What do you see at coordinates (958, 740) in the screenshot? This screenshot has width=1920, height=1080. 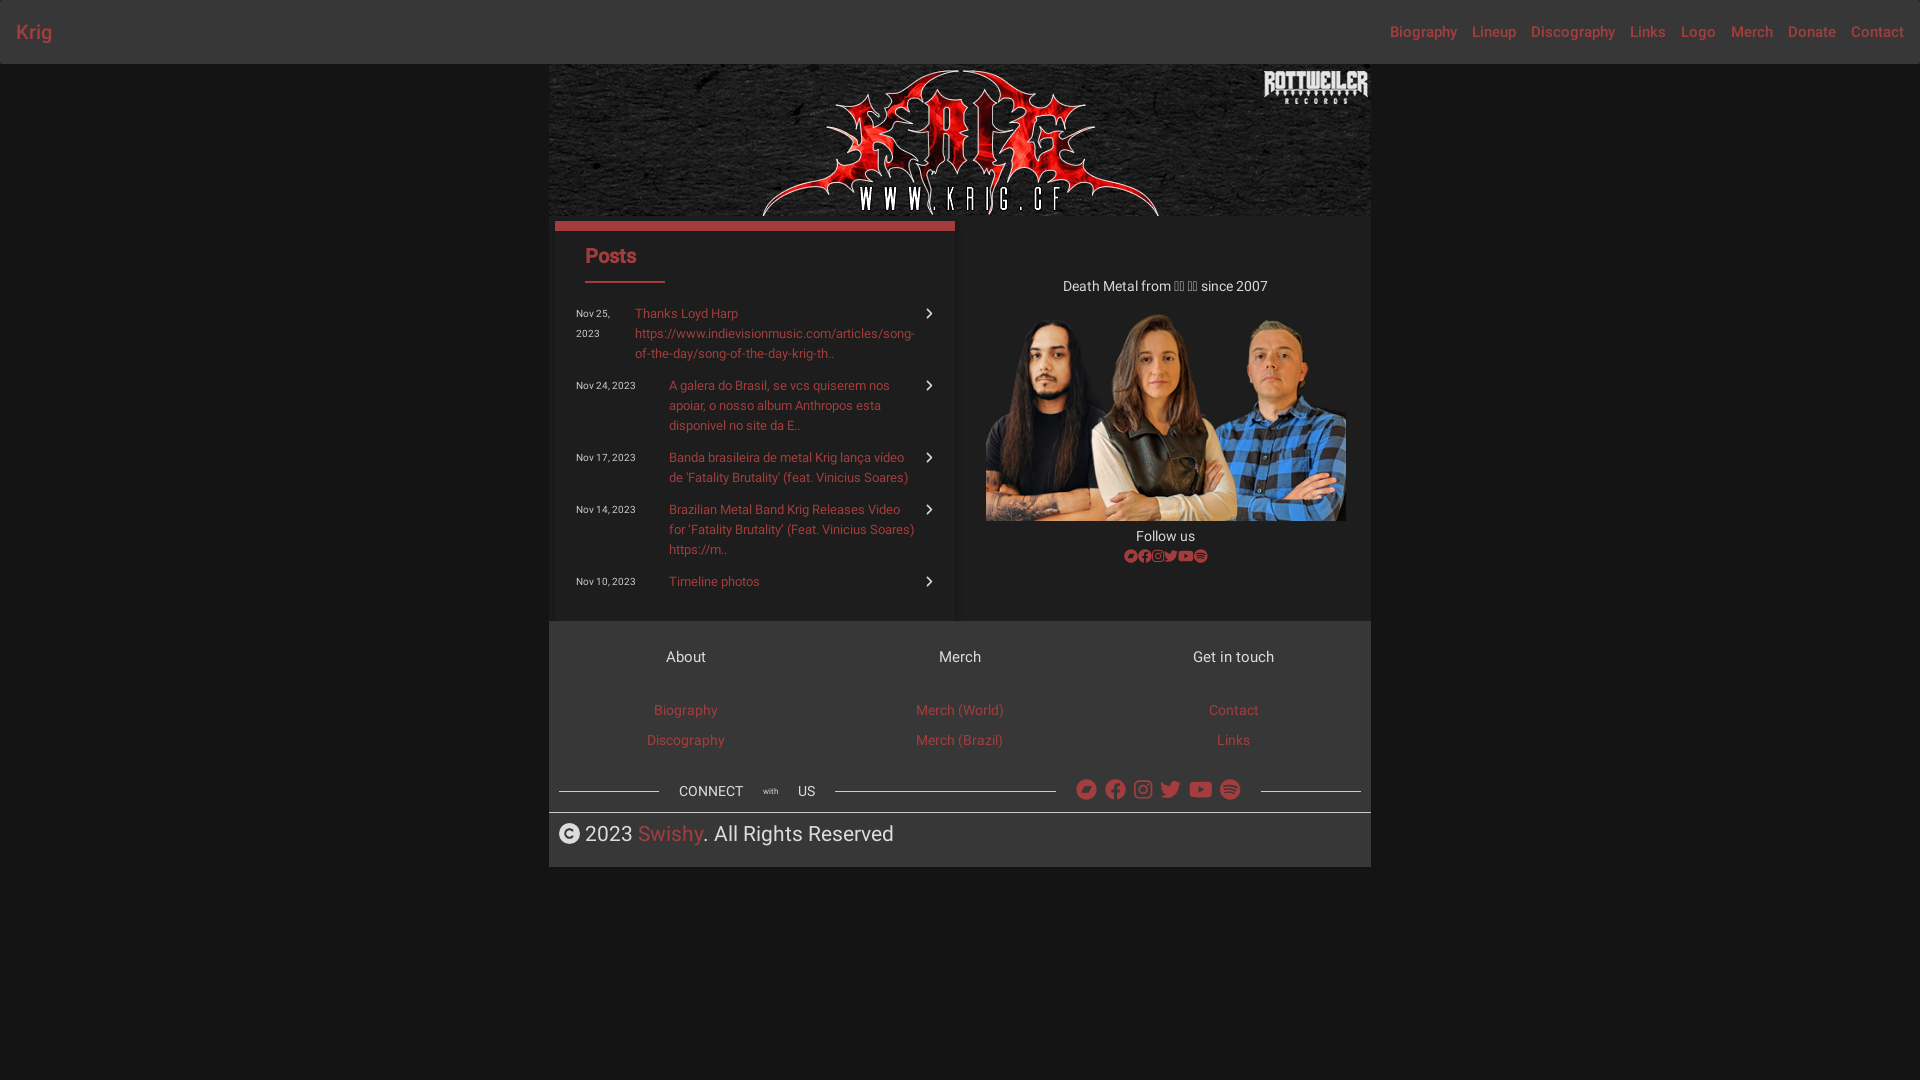 I see `'Merch (Brazil)'` at bounding box center [958, 740].